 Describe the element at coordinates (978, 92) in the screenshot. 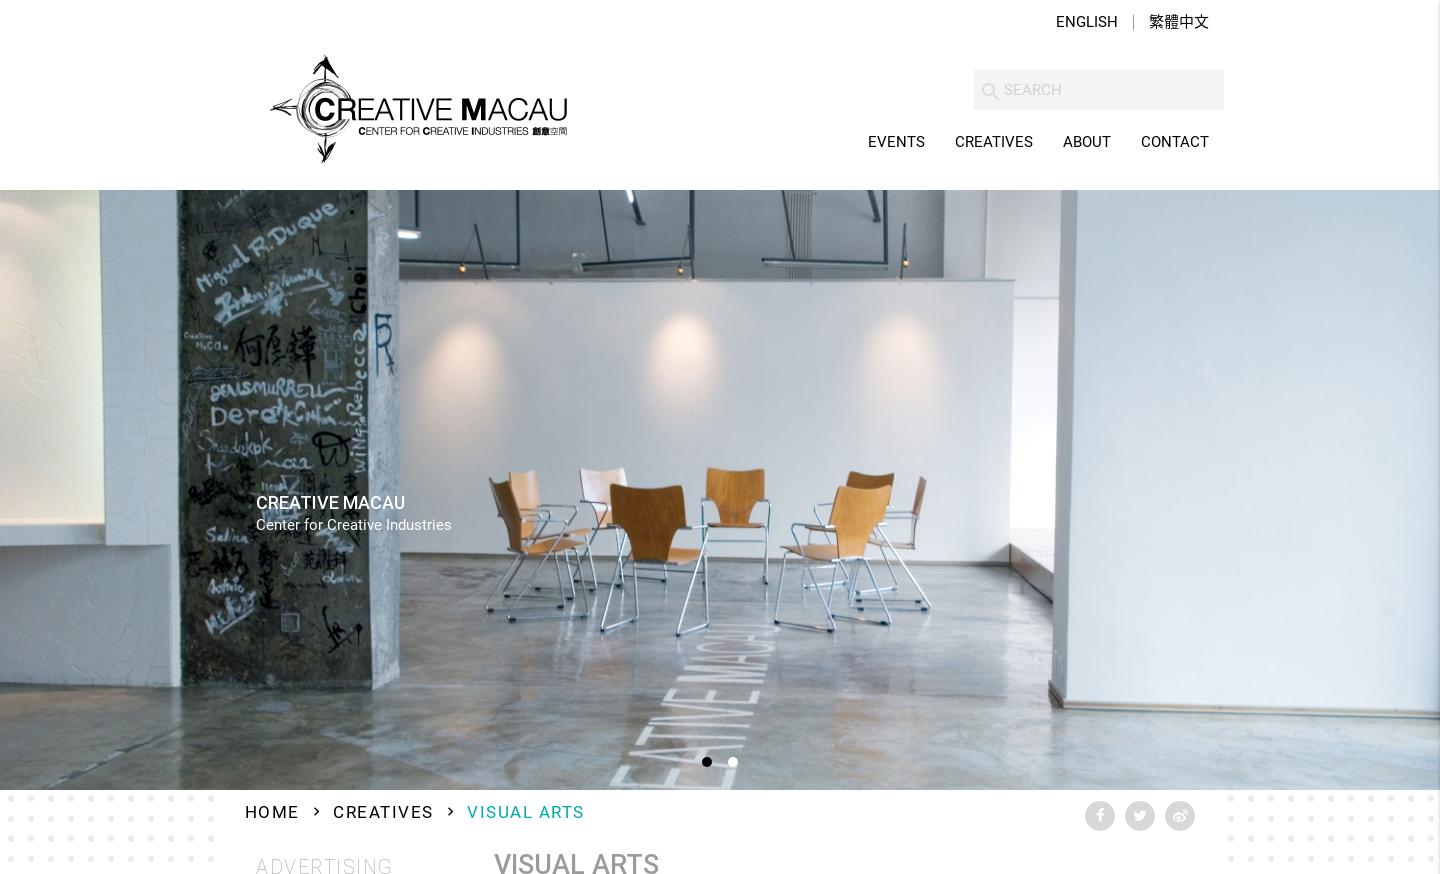

I see `'search'` at that location.